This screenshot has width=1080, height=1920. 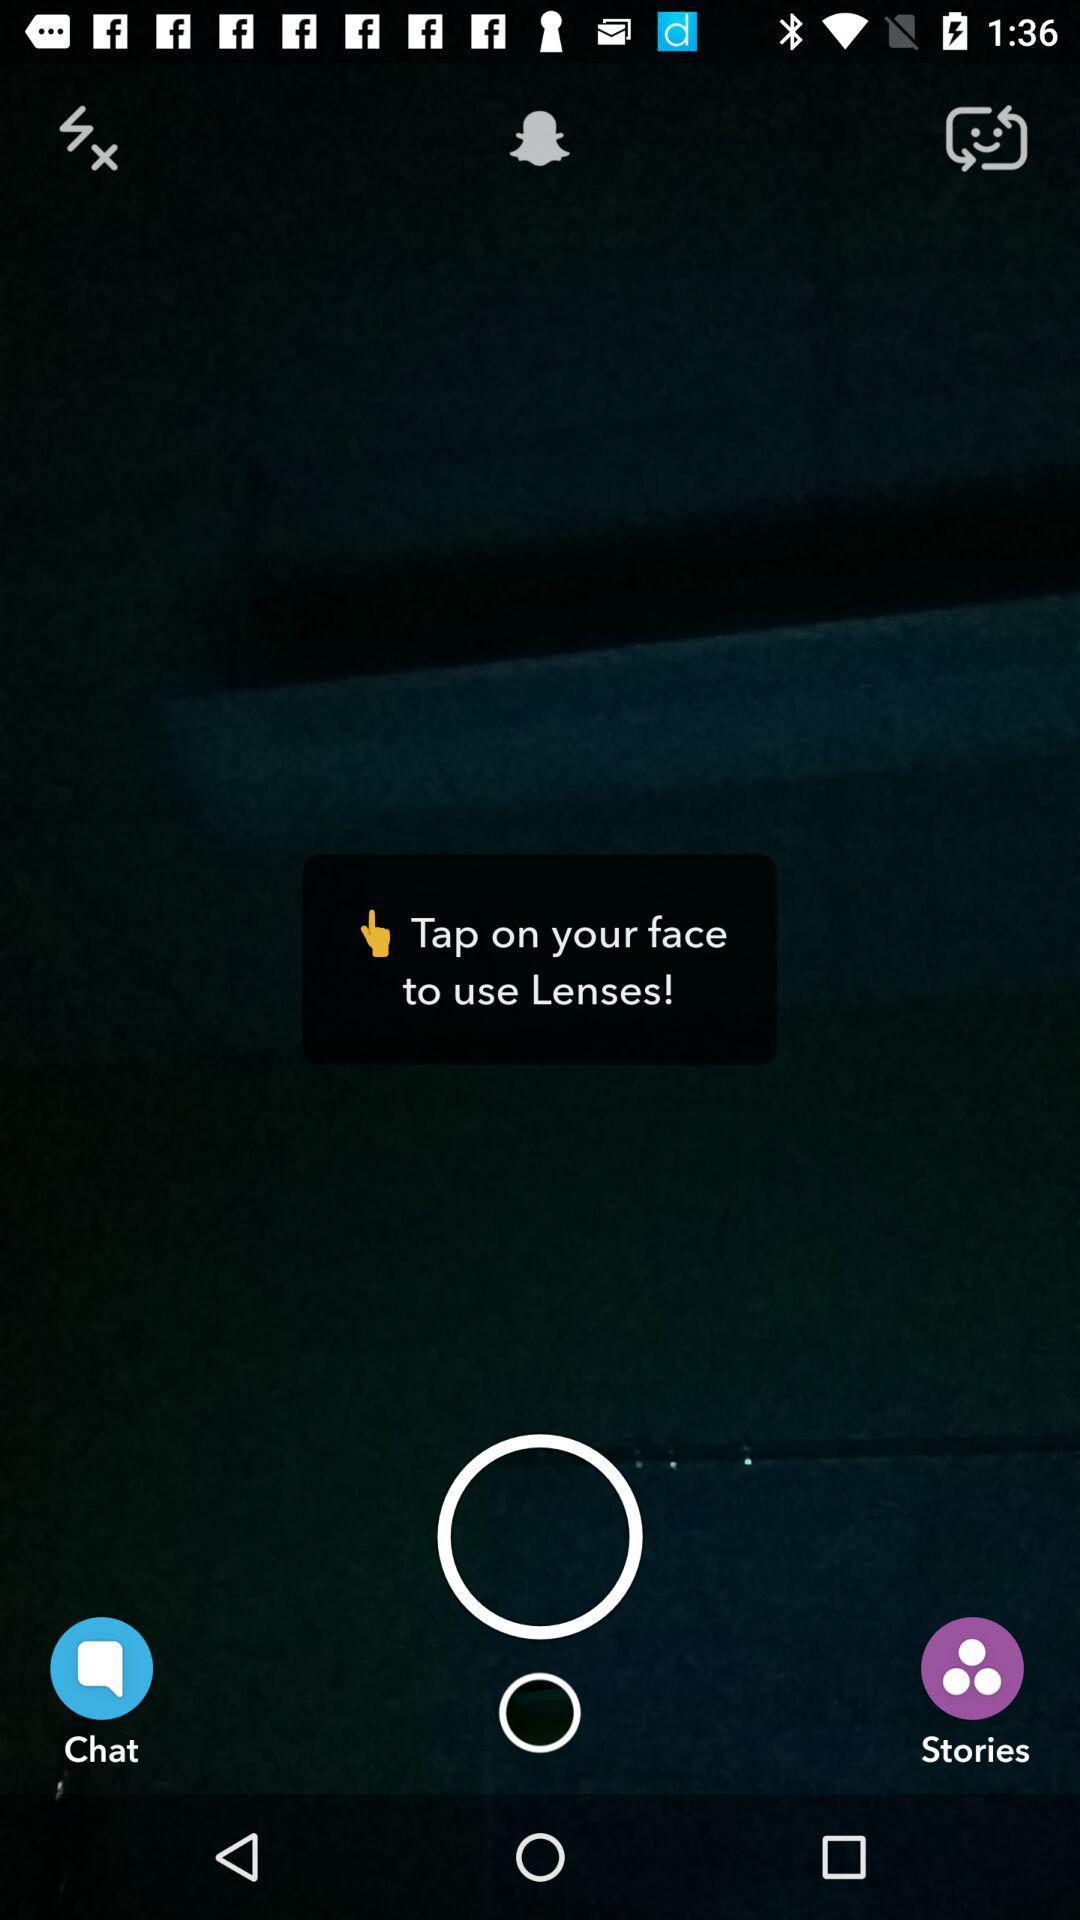 What do you see at coordinates (93, 137) in the screenshot?
I see `go back` at bounding box center [93, 137].